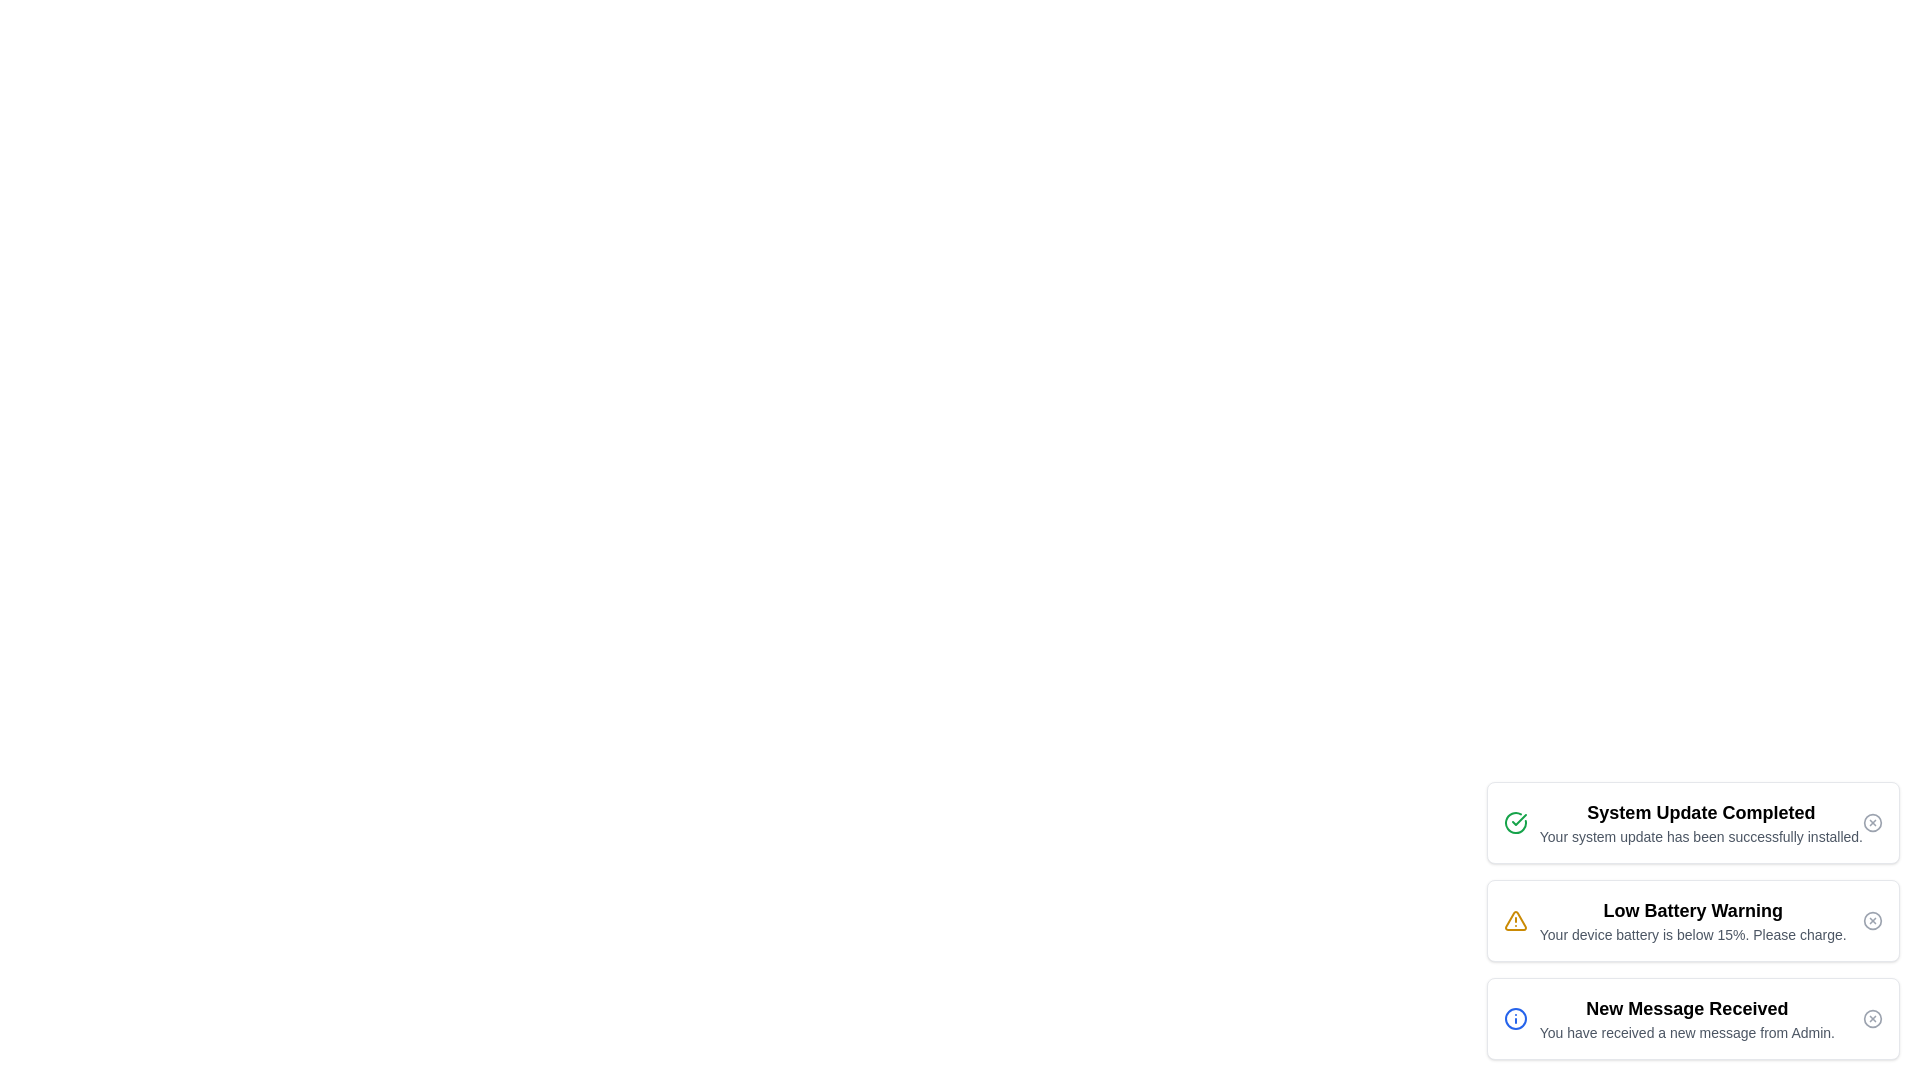  I want to click on information displayed in the text block within the first notification card, which announces 'System Update Completed' and provides additional details about the successful installation, so click(1700, 822).